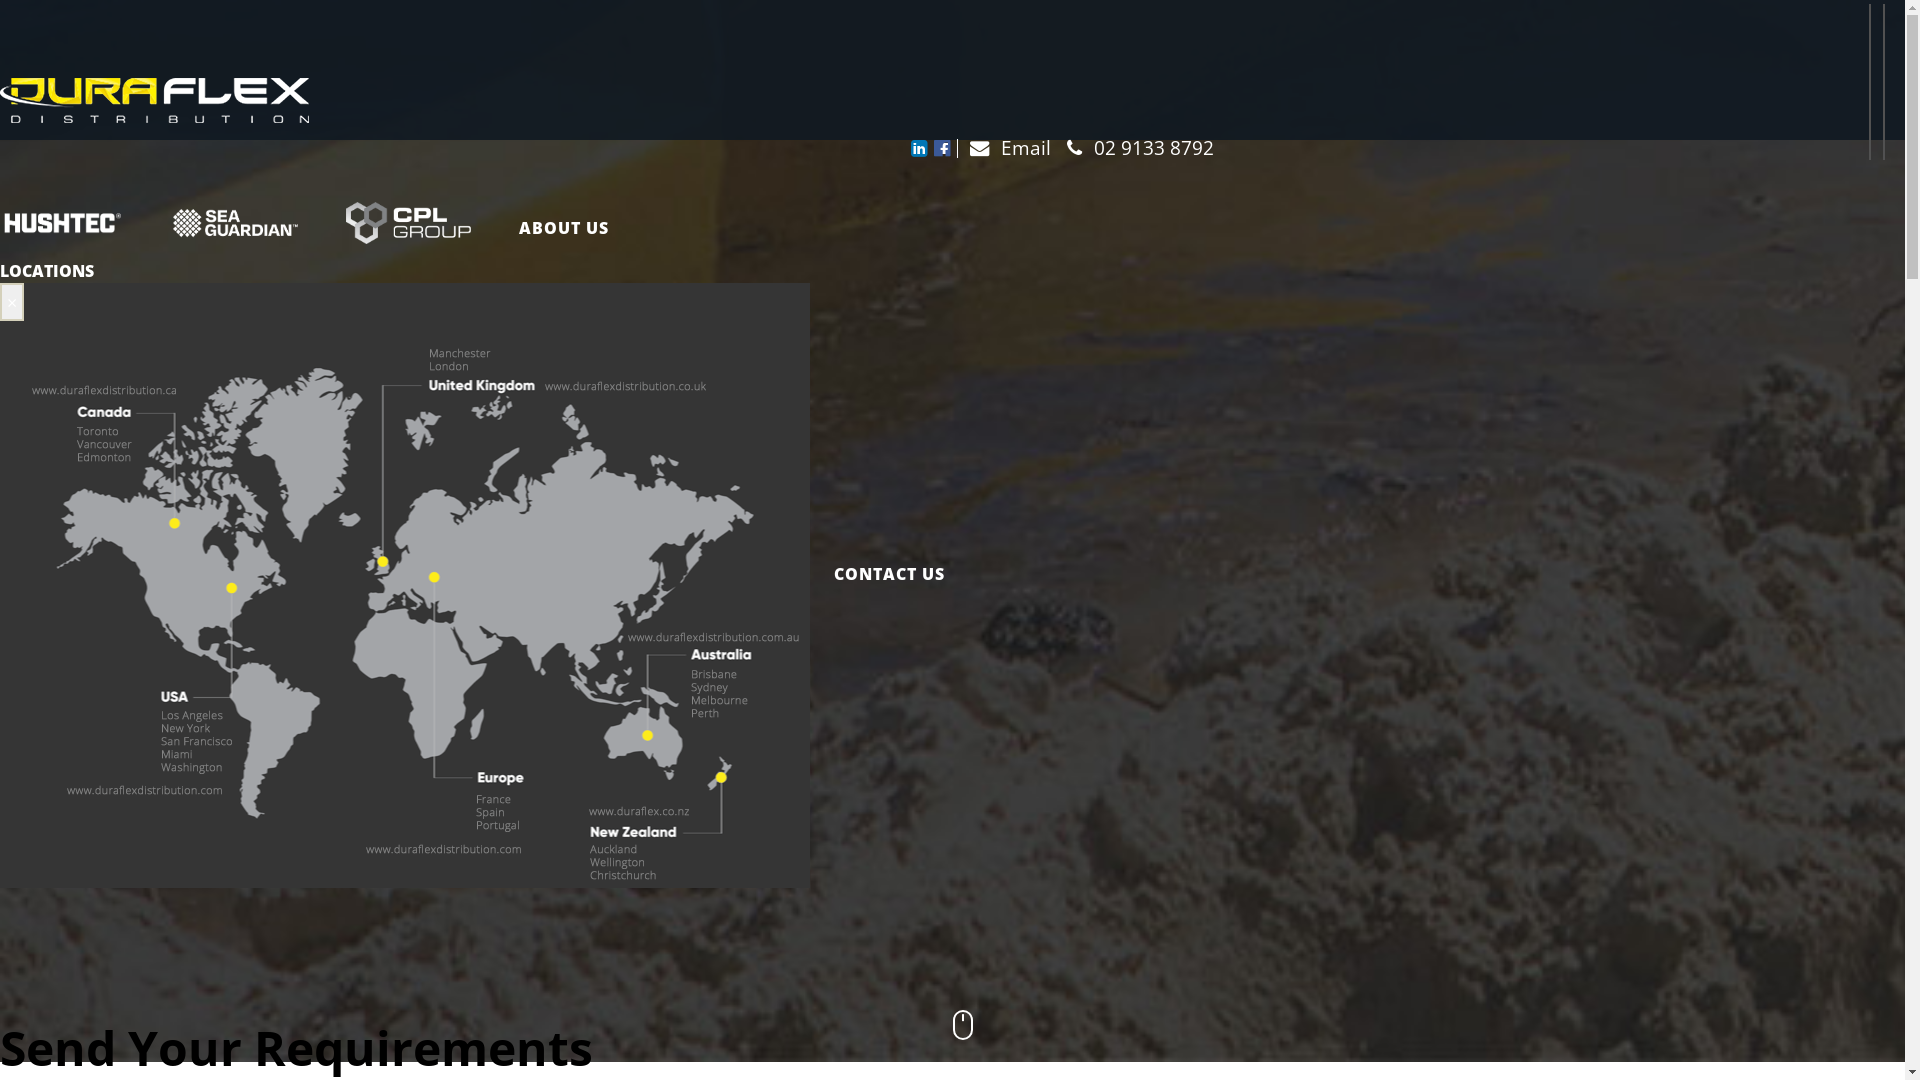  Describe the element at coordinates (47, 270) in the screenshot. I see `'LOCATIONS'` at that location.